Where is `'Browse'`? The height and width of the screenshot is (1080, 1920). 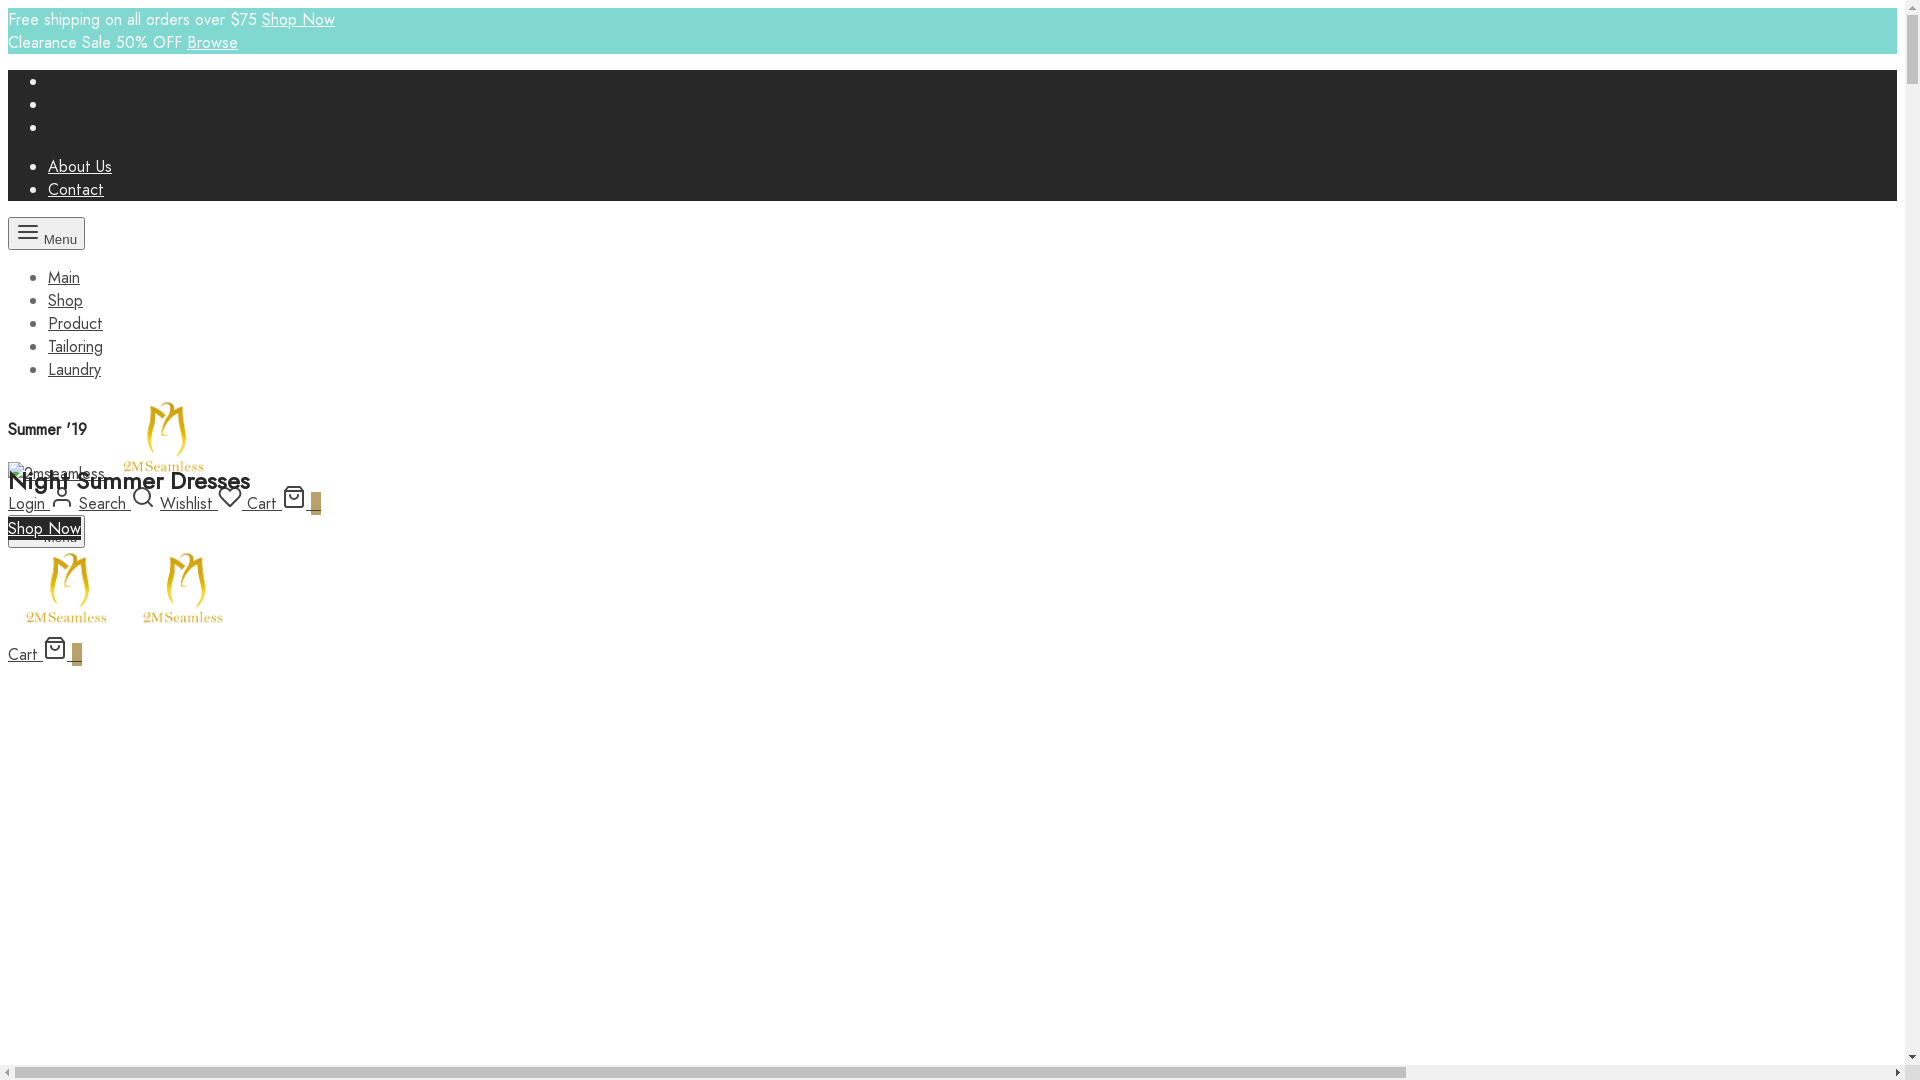
'Browse' is located at coordinates (212, 42).